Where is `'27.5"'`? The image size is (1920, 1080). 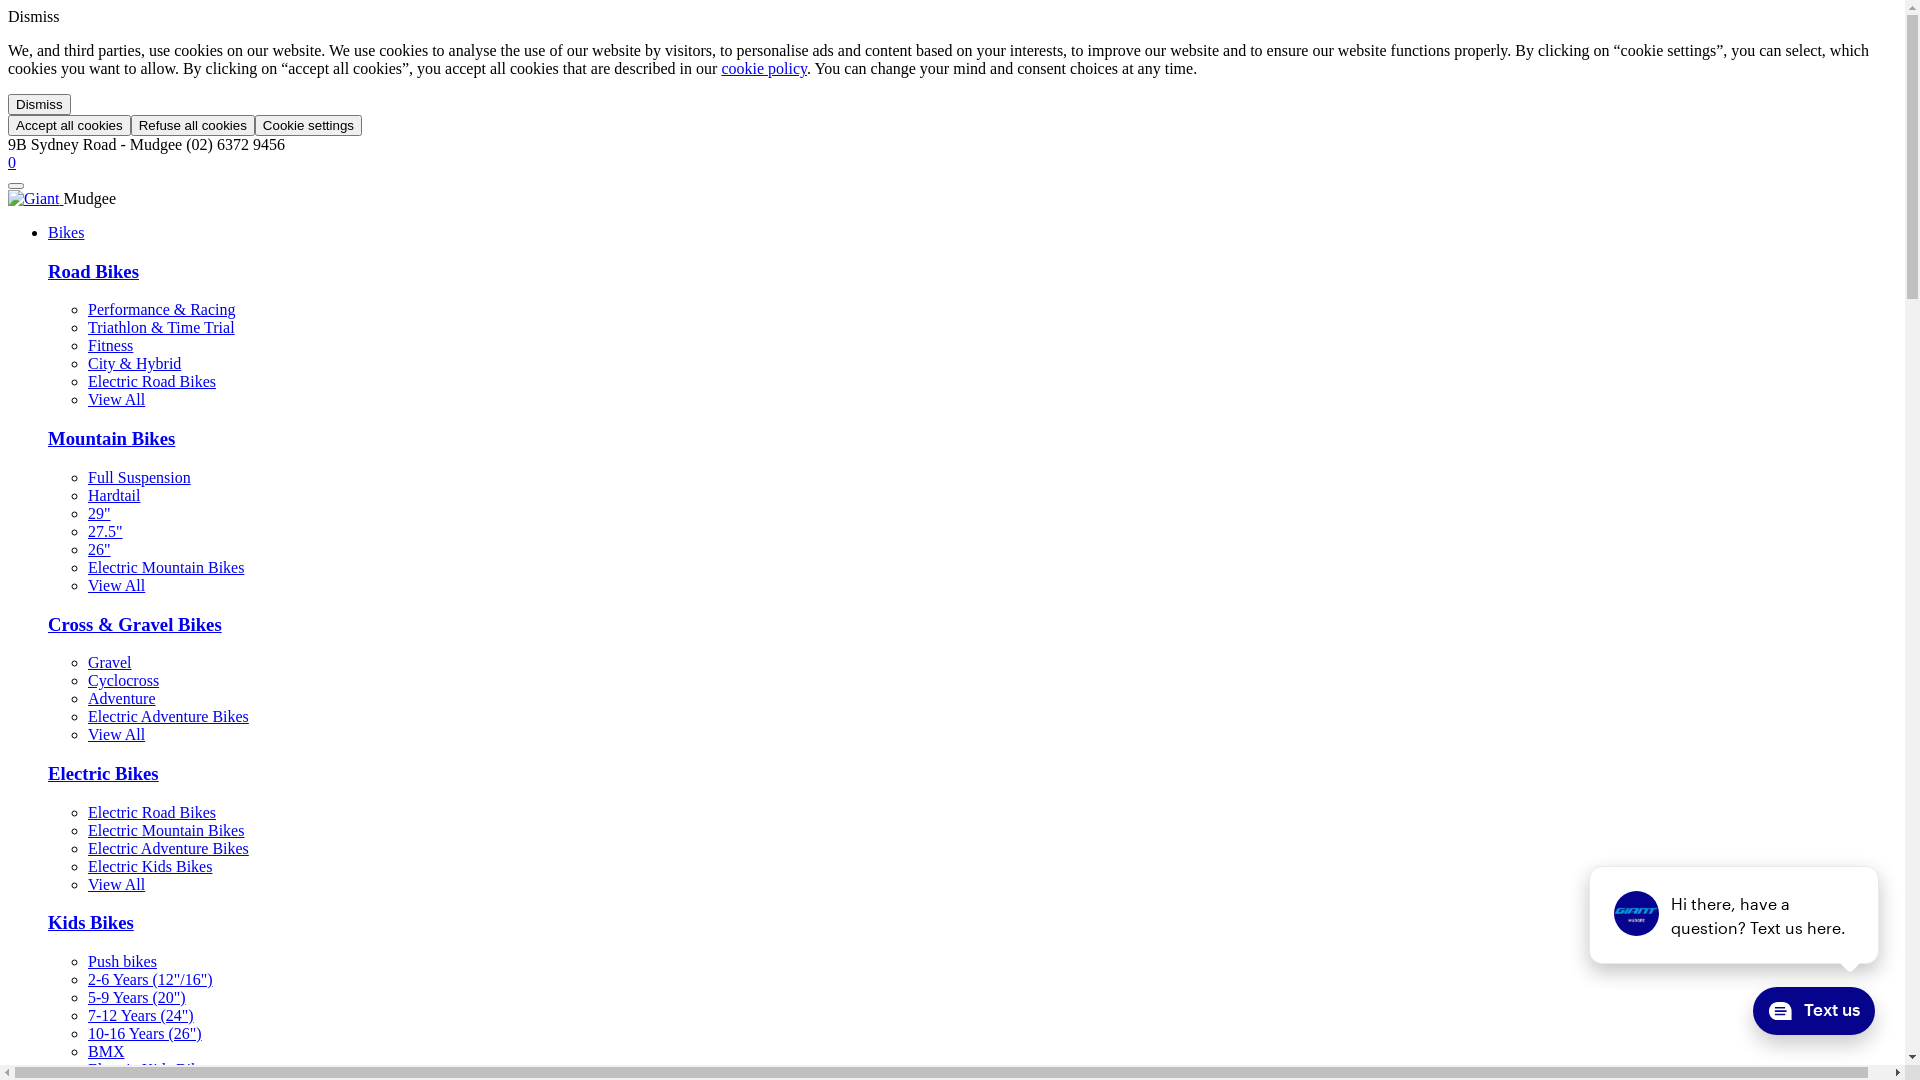 '27.5"' is located at coordinates (104, 530).